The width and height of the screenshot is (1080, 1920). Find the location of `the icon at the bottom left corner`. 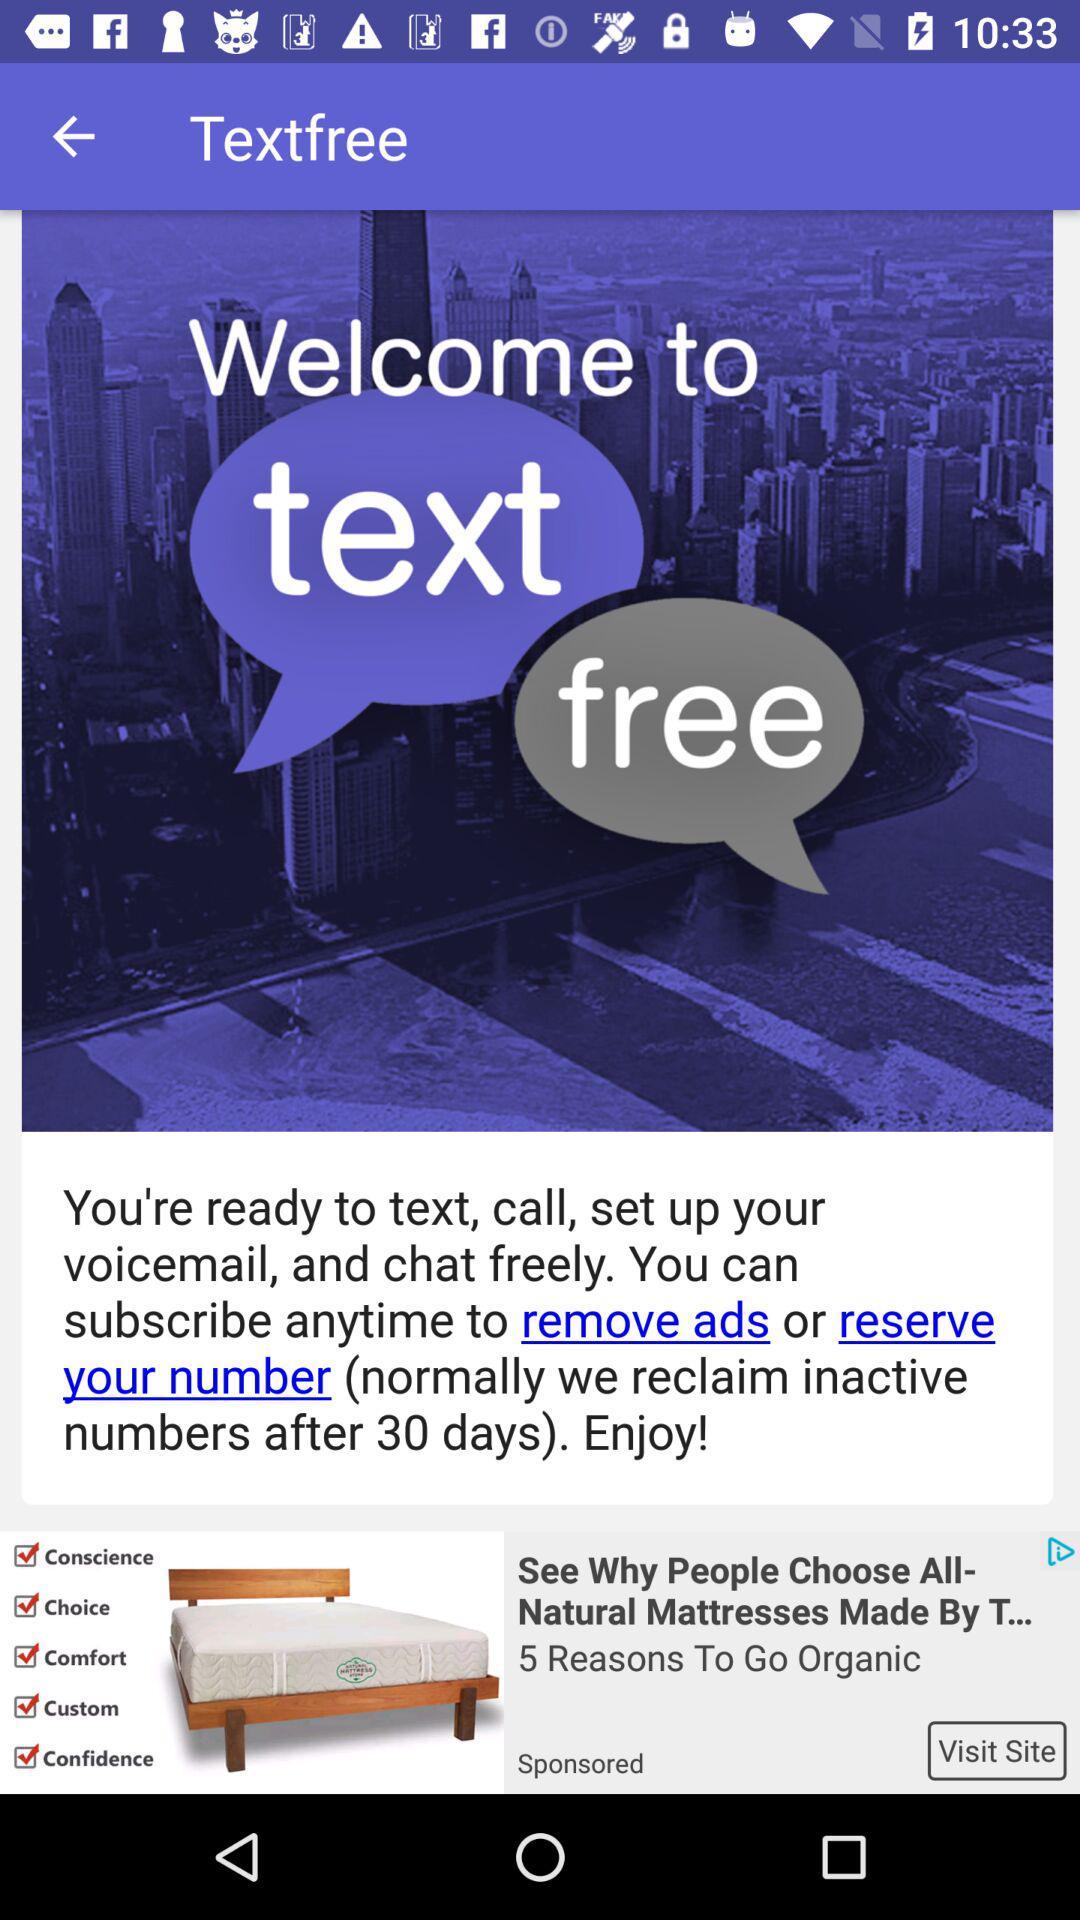

the icon at the bottom left corner is located at coordinates (250, 1662).